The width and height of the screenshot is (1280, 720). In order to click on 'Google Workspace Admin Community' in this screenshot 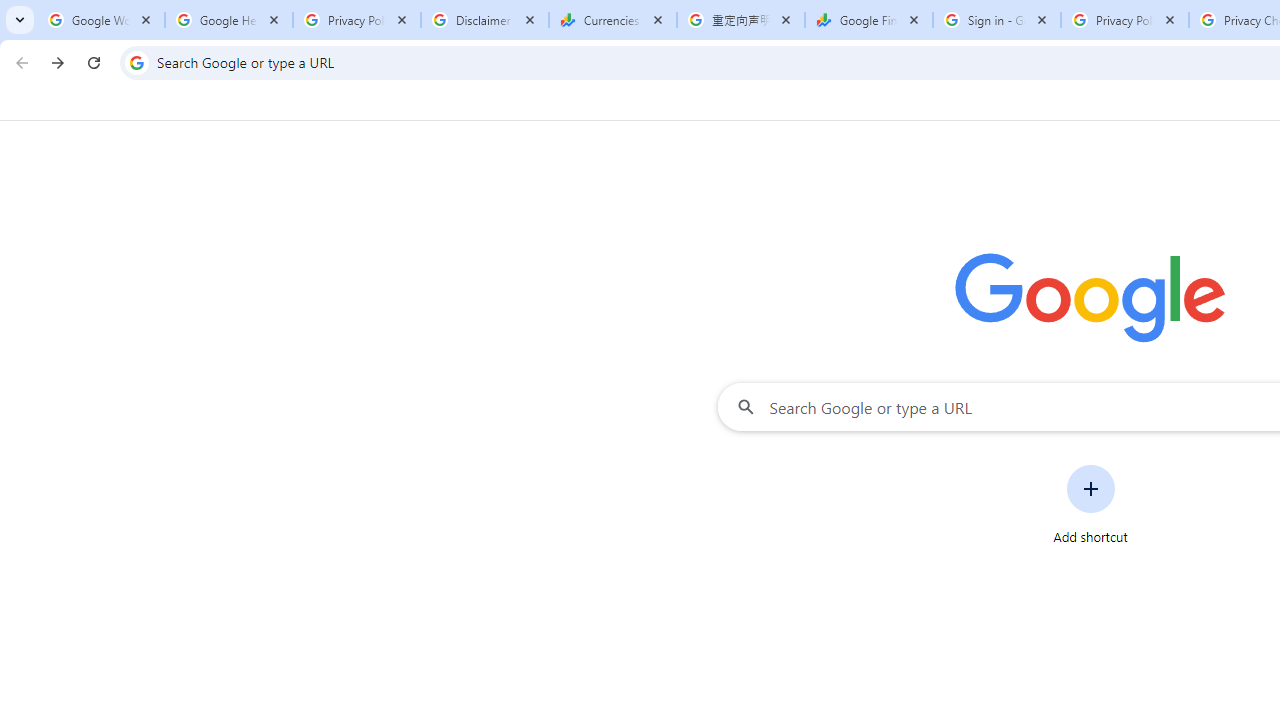, I will do `click(100, 20)`.